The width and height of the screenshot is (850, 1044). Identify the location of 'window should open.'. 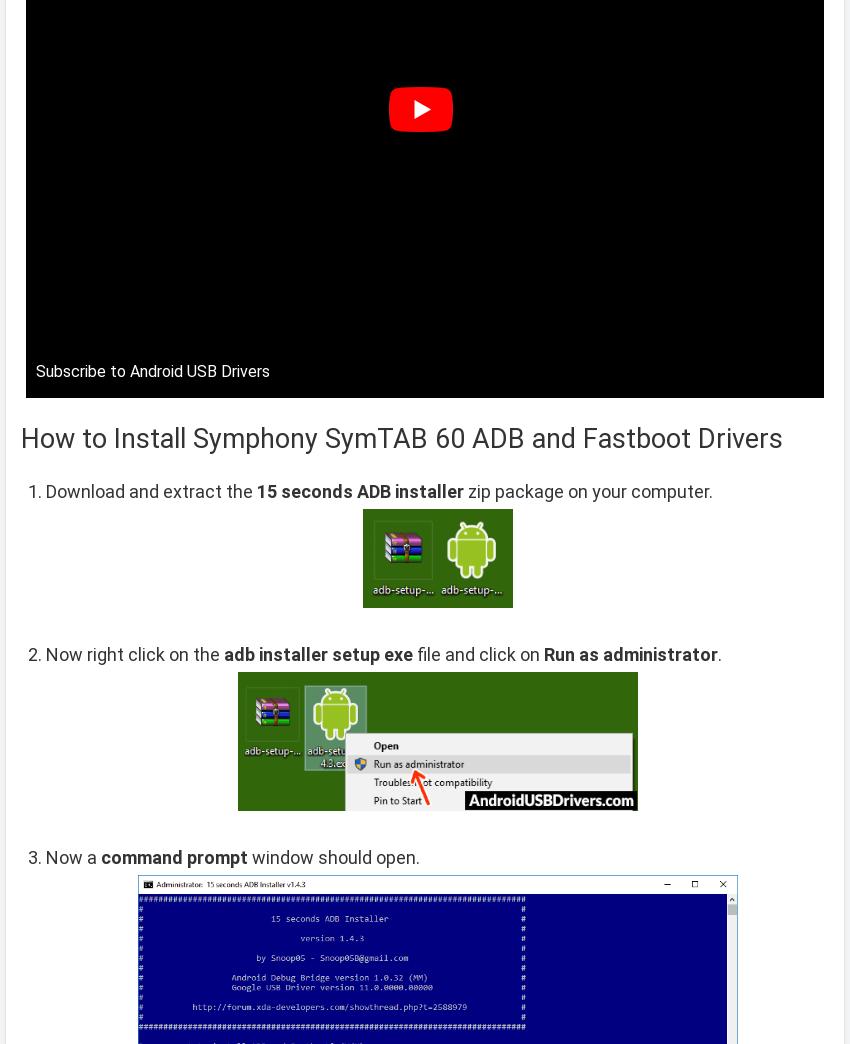
(333, 856).